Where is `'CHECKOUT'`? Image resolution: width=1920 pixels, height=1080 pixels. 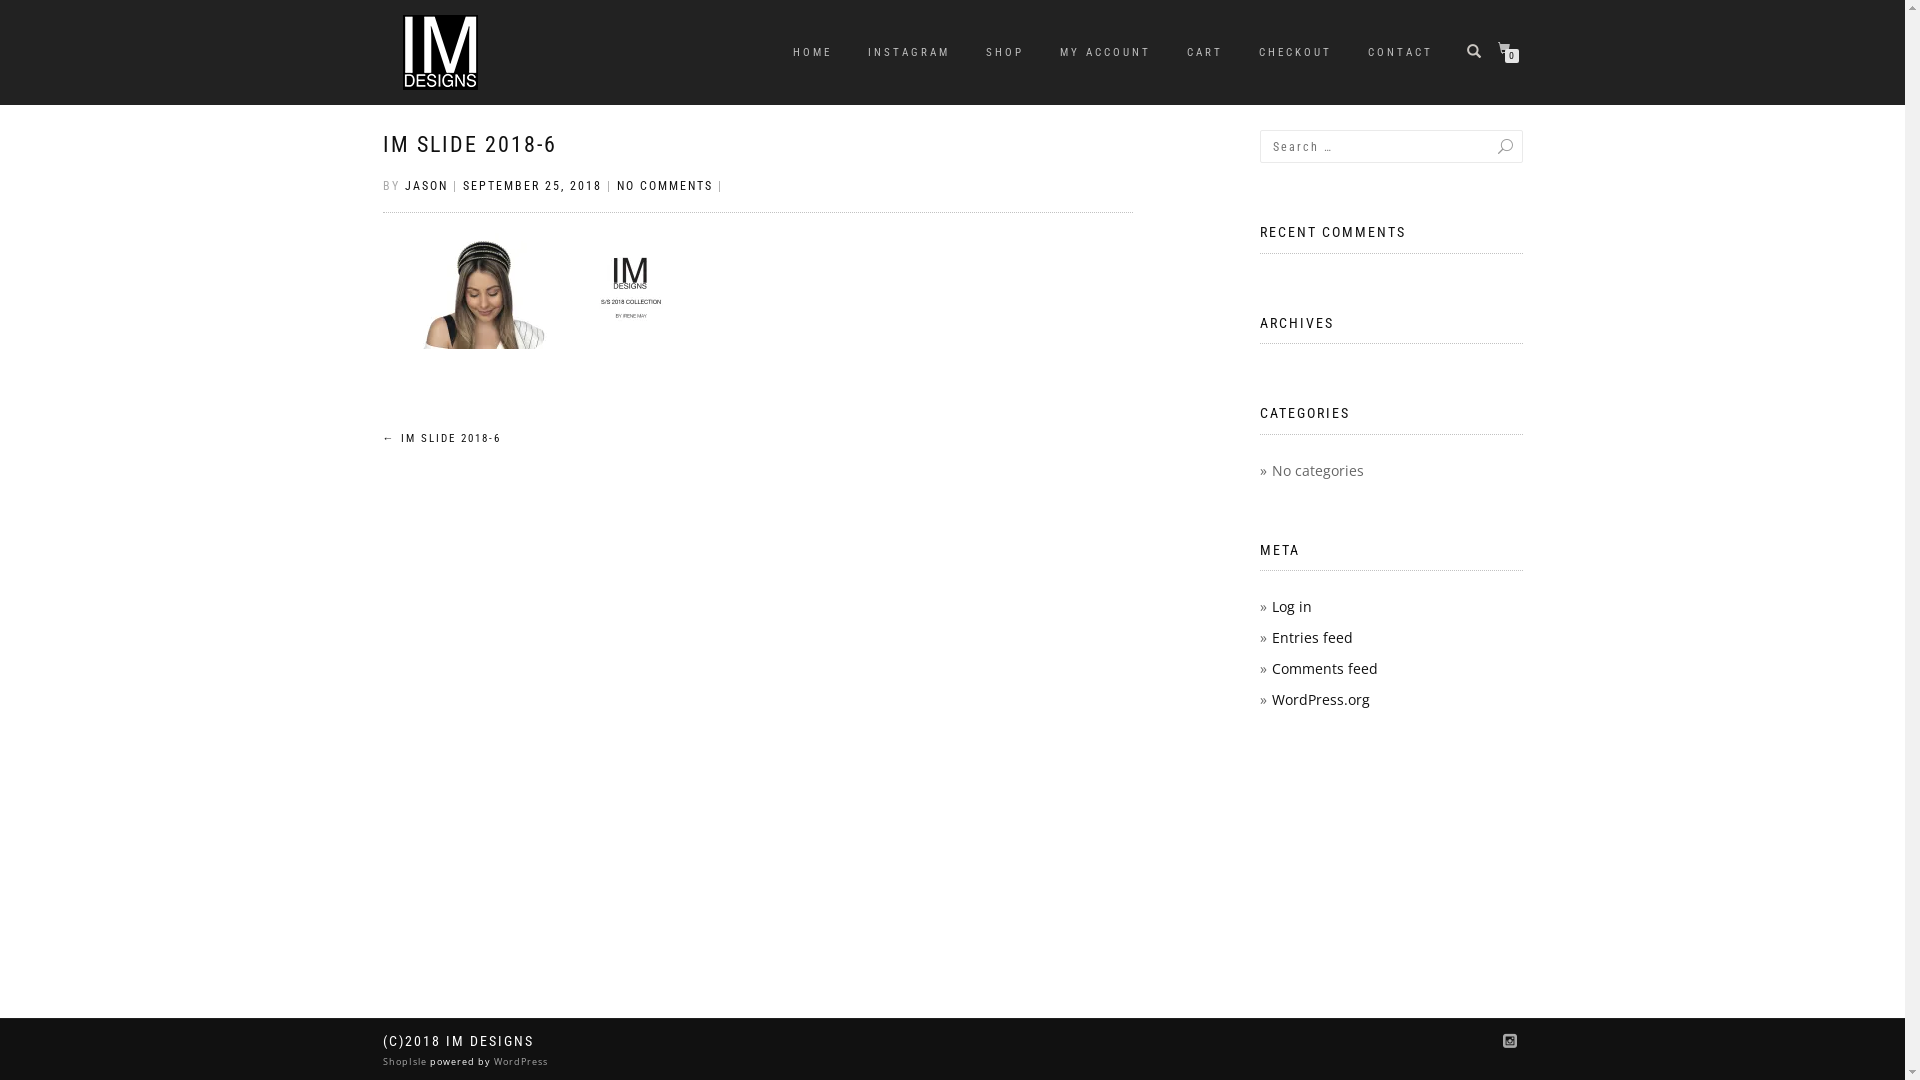
'CHECKOUT' is located at coordinates (1295, 52).